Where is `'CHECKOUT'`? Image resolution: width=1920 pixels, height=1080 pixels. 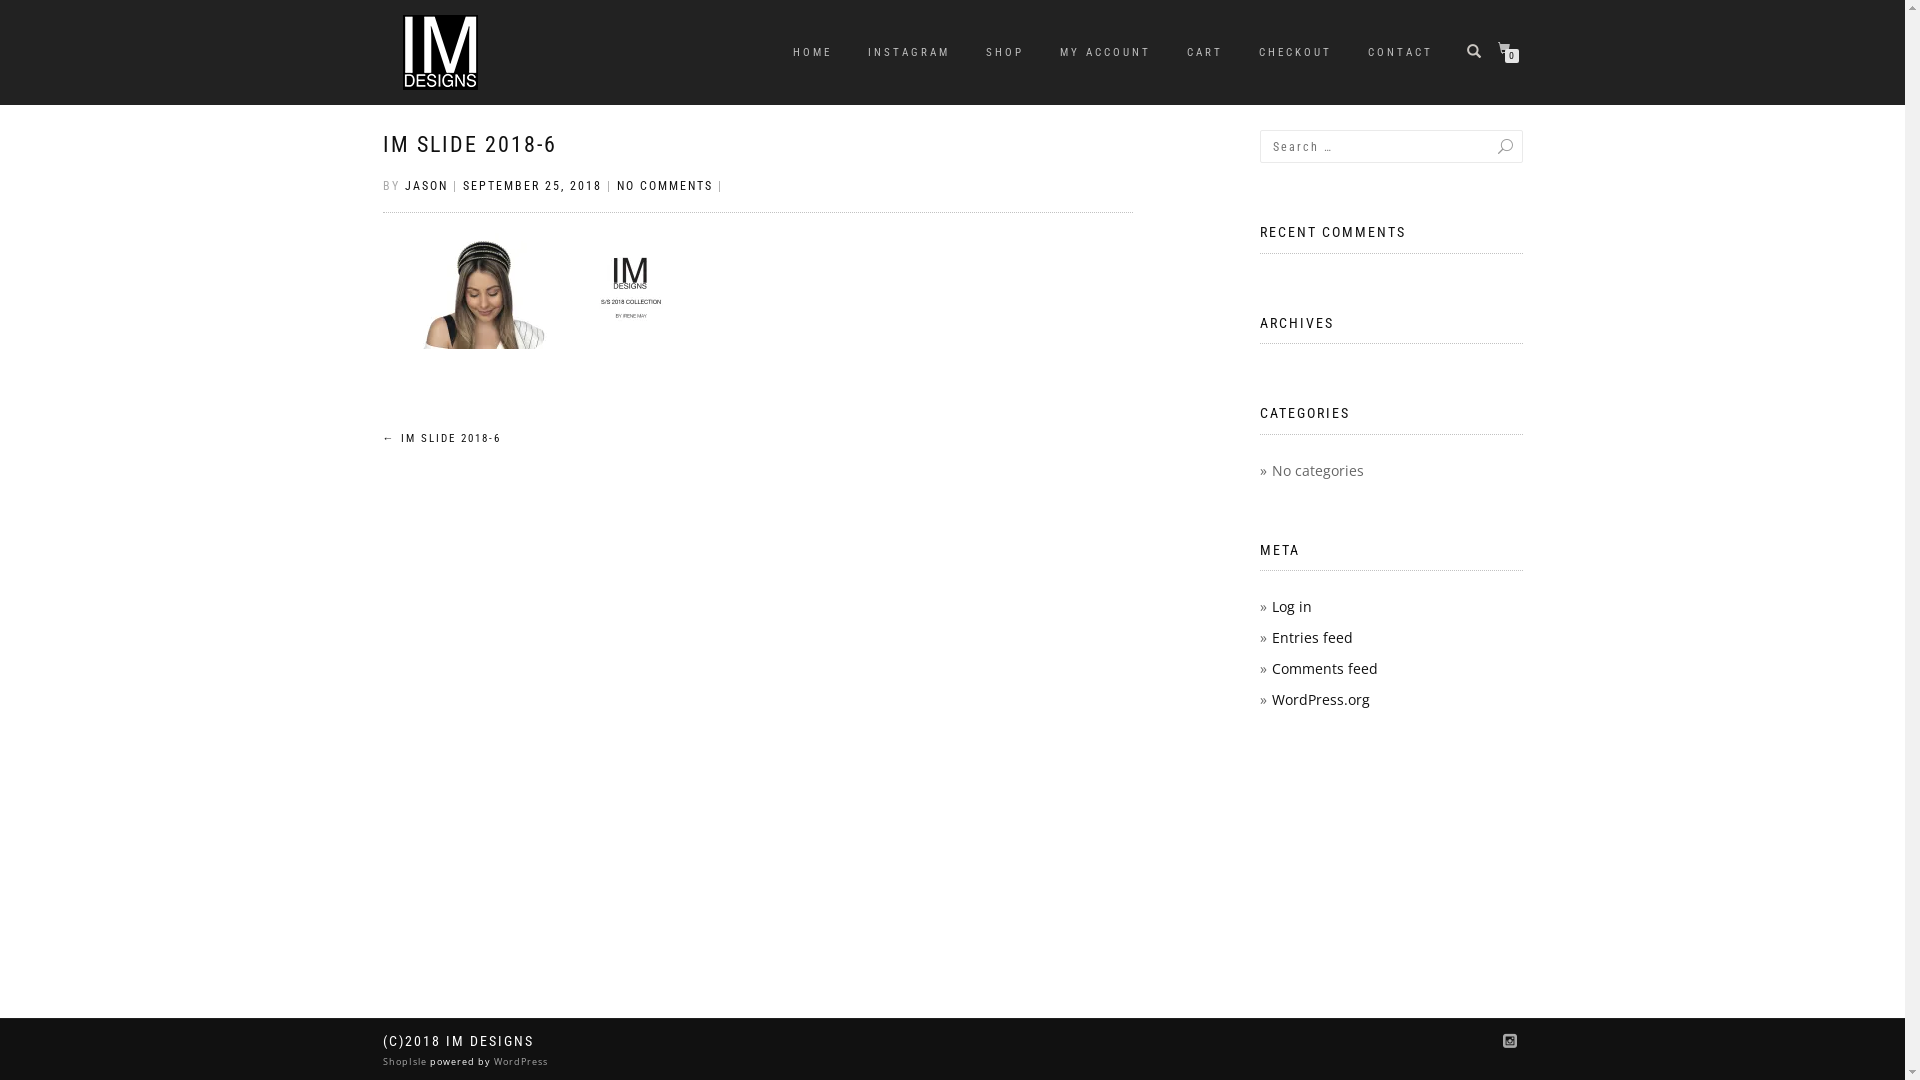
'CHECKOUT' is located at coordinates (1295, 52).